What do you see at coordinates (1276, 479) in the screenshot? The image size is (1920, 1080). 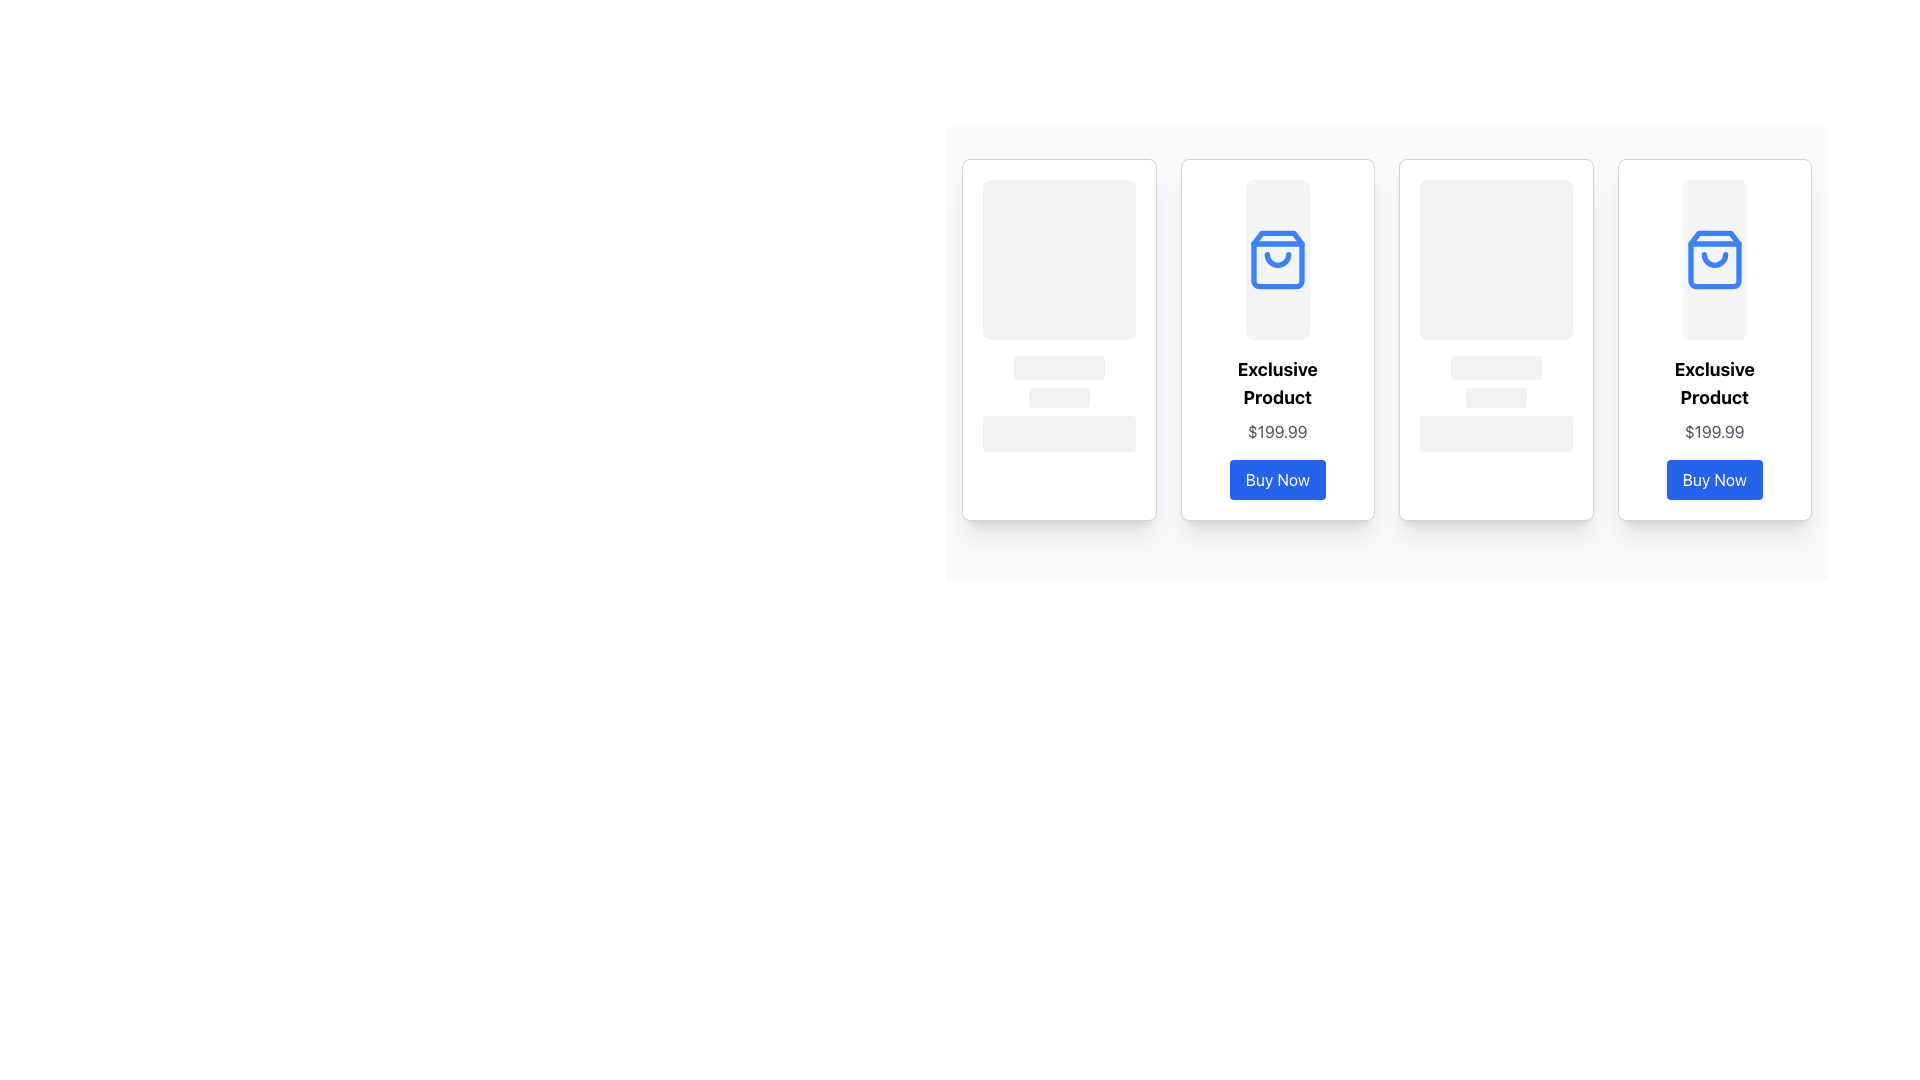 I see `the 'Buy Now' button with a blue background to observe the color change effect` at bounding box center [1276, 479].